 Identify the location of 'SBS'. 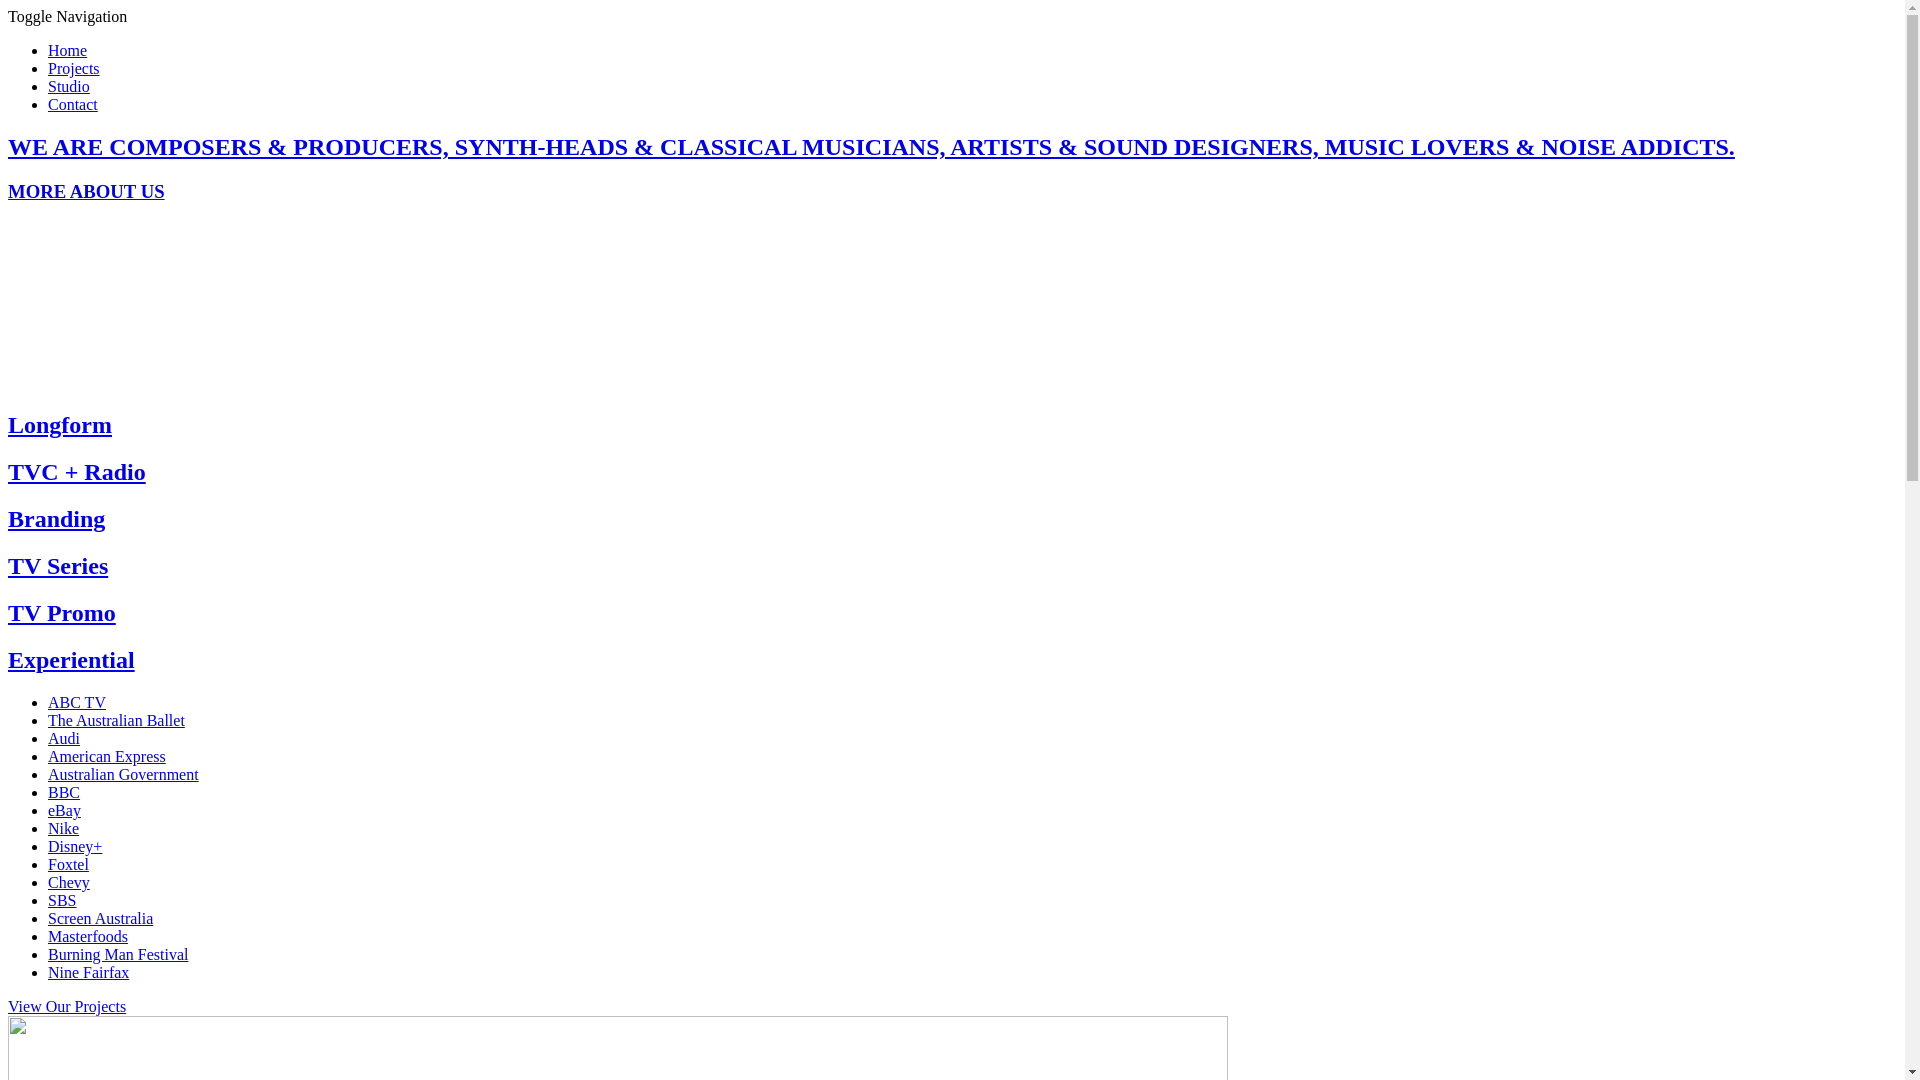
(62, 900).